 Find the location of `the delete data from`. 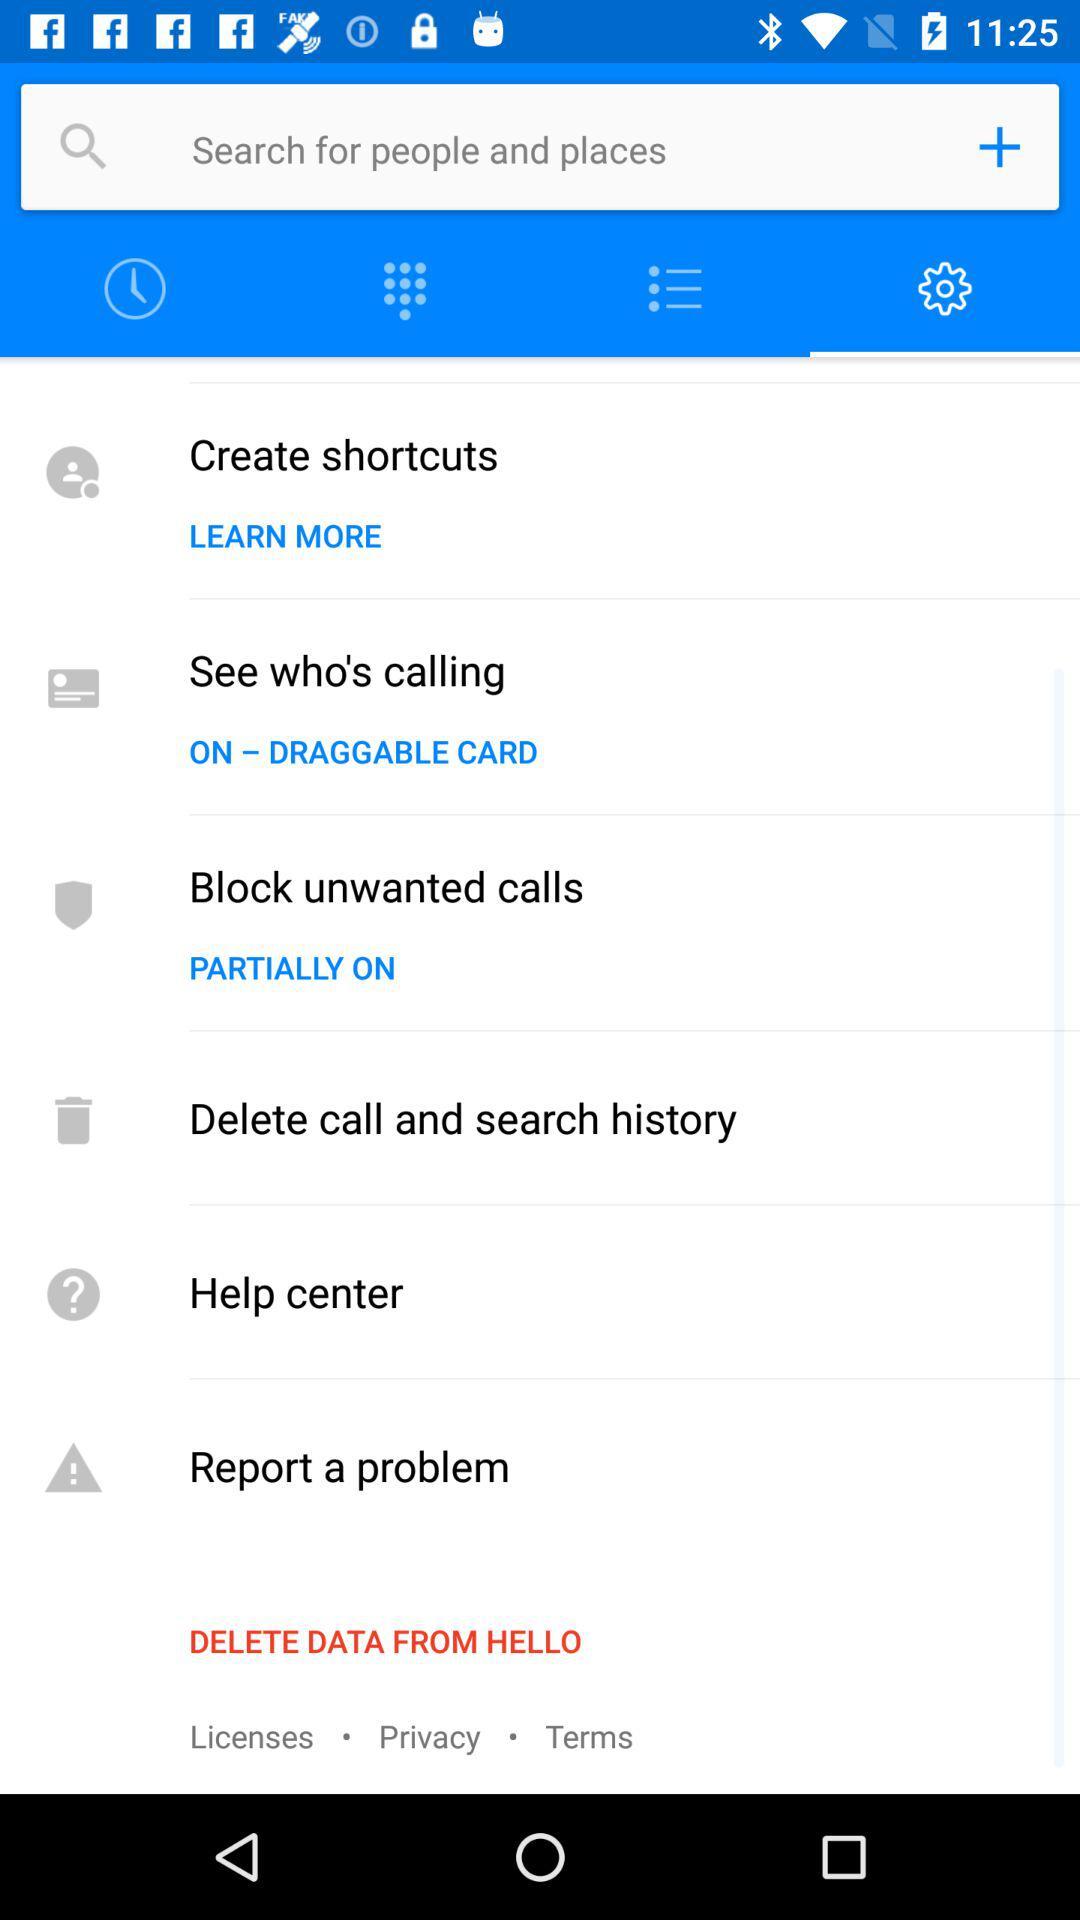

the delete data from is located at coordinates (385, 1640).